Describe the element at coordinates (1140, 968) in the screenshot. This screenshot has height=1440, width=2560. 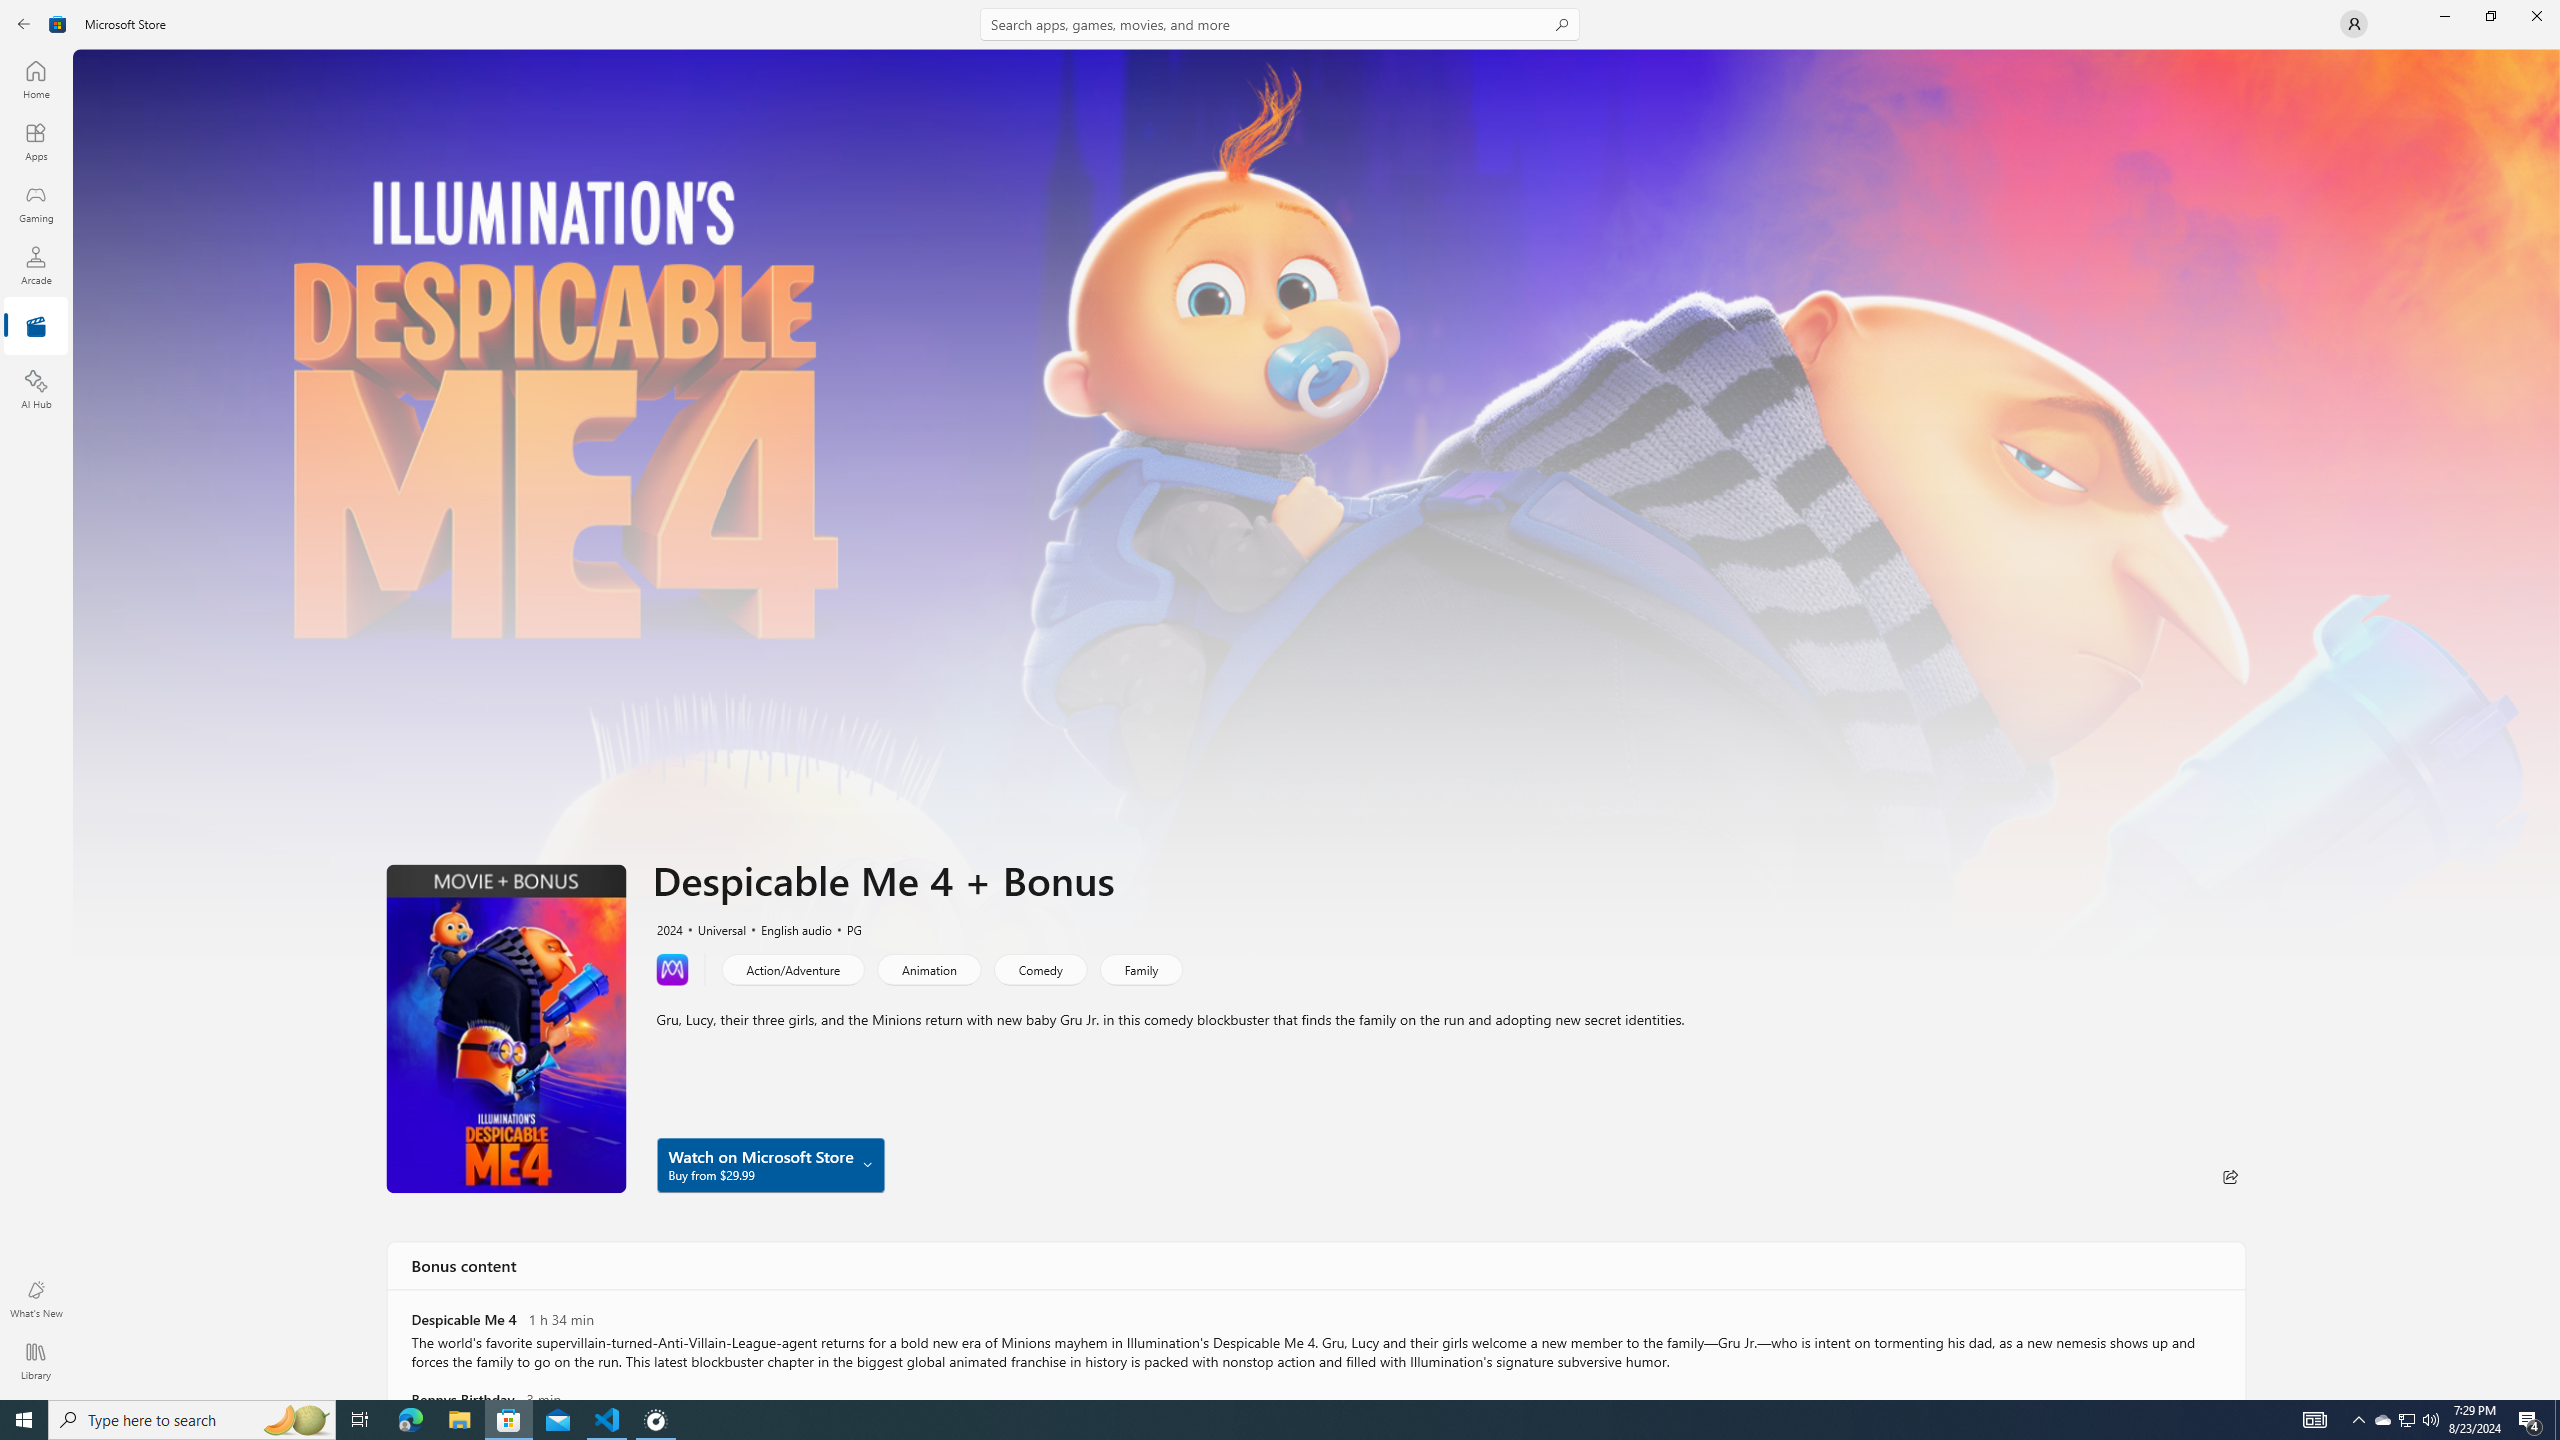
I see `'Family'` at that location.